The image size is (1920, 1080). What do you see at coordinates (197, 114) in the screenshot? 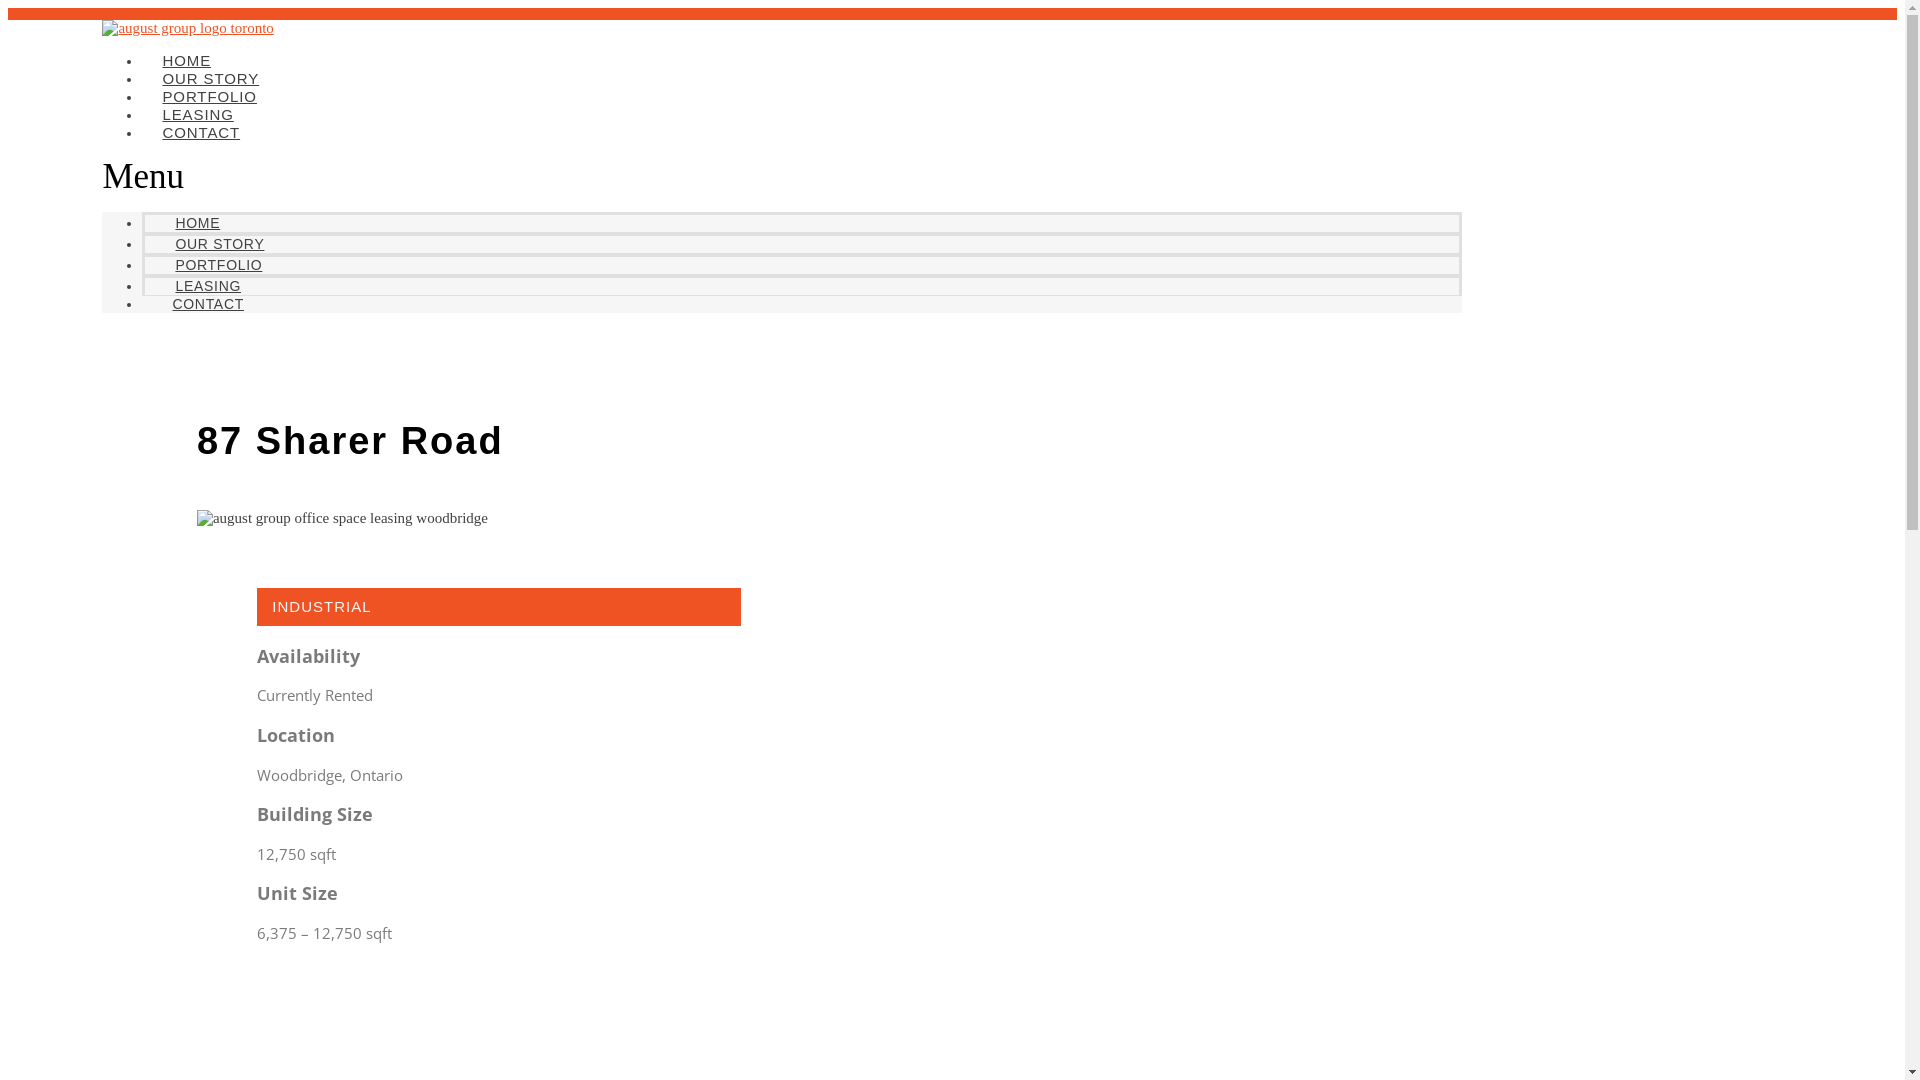
I see `'LEASING'` at bounding box center [197, 114].